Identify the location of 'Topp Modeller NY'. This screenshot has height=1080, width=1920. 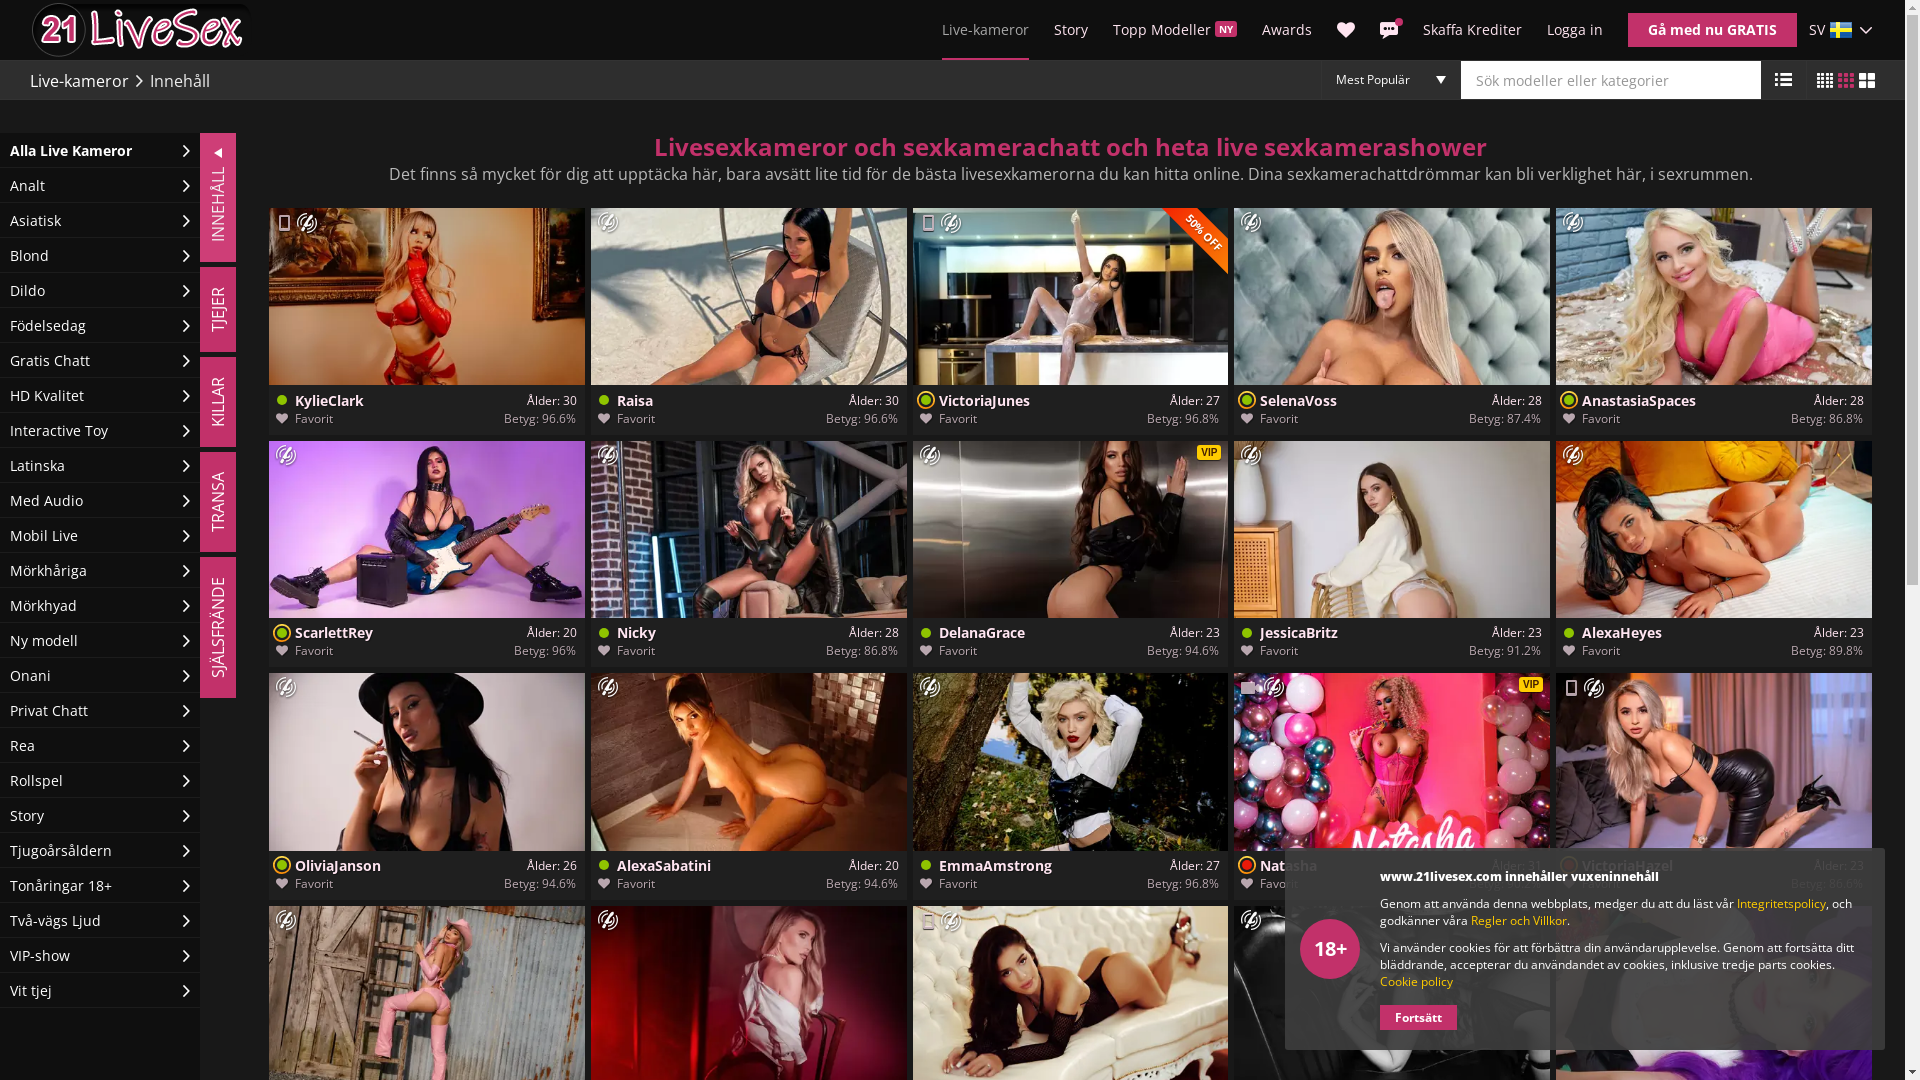
(1175, 30).